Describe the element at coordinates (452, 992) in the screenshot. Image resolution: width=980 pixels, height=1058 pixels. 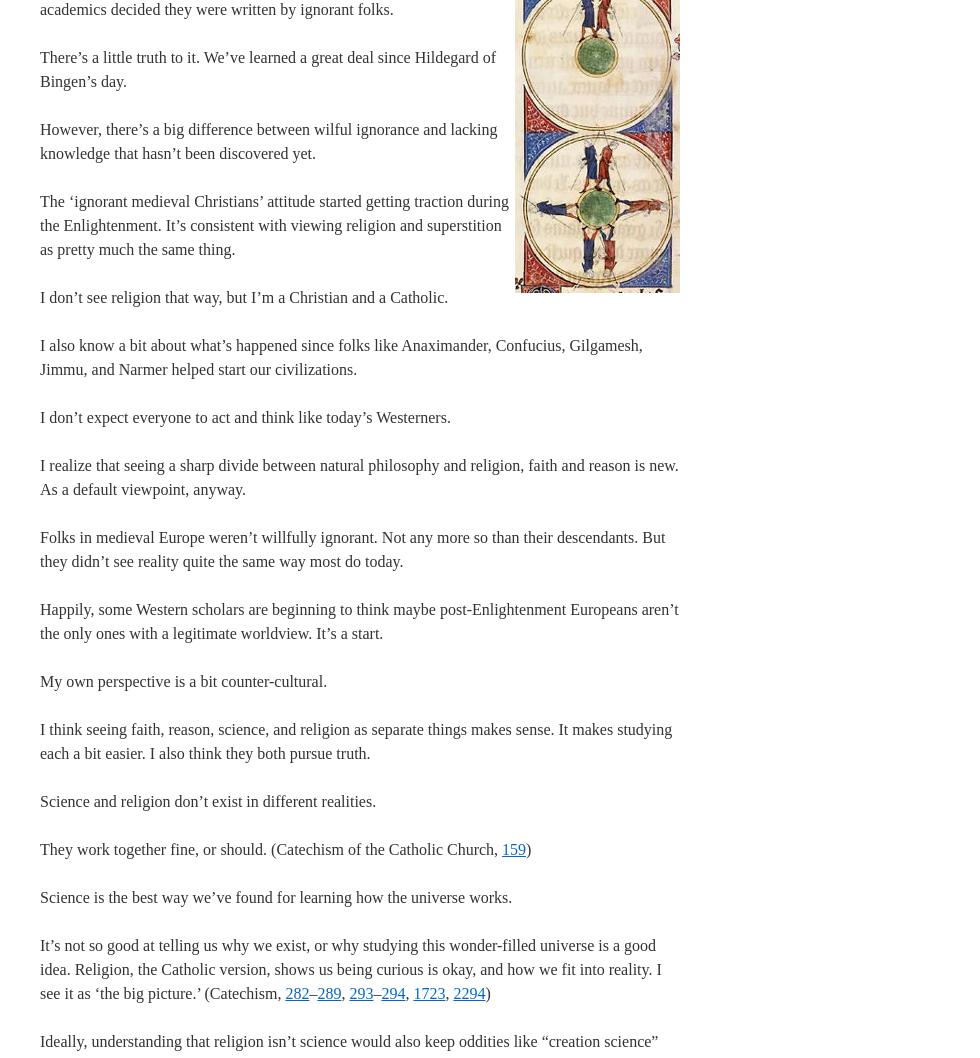
I see `'2294'` at that location.